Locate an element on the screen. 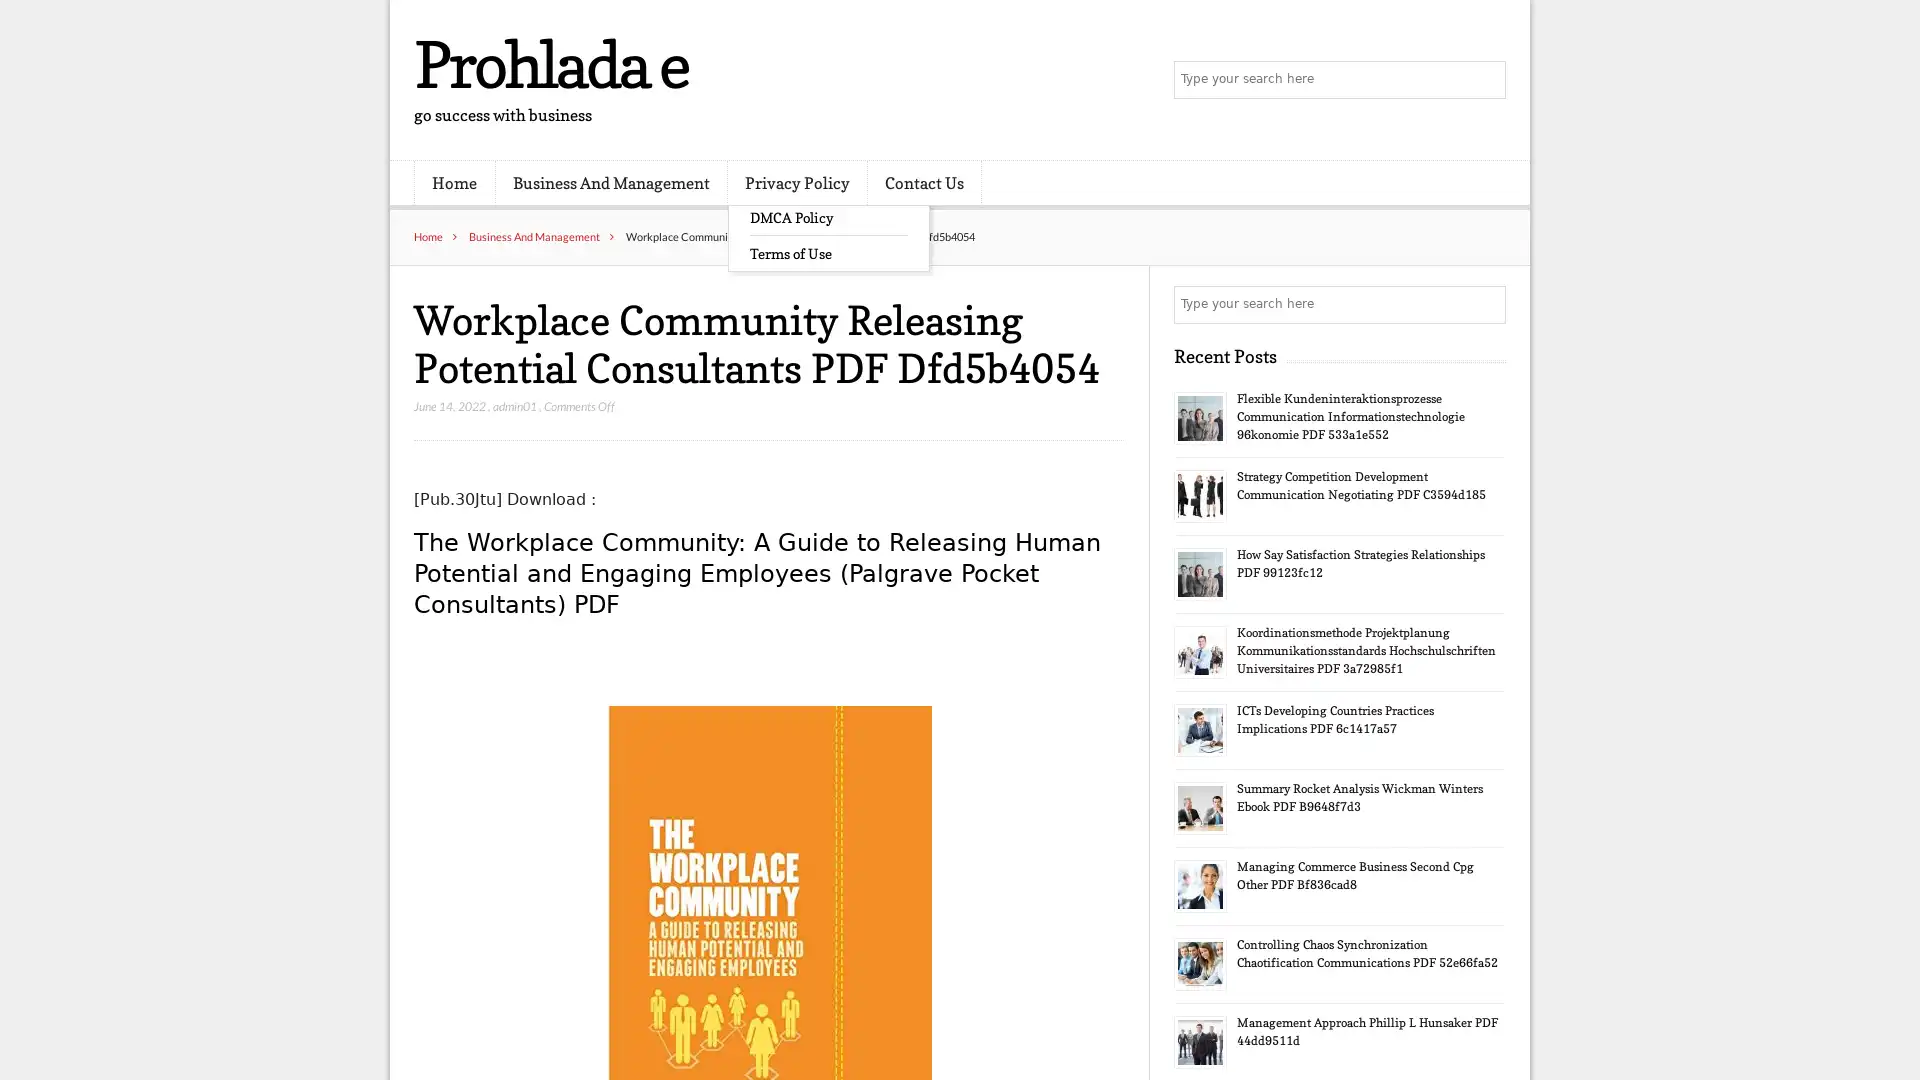  Search is located at coordinates (1485, 304).